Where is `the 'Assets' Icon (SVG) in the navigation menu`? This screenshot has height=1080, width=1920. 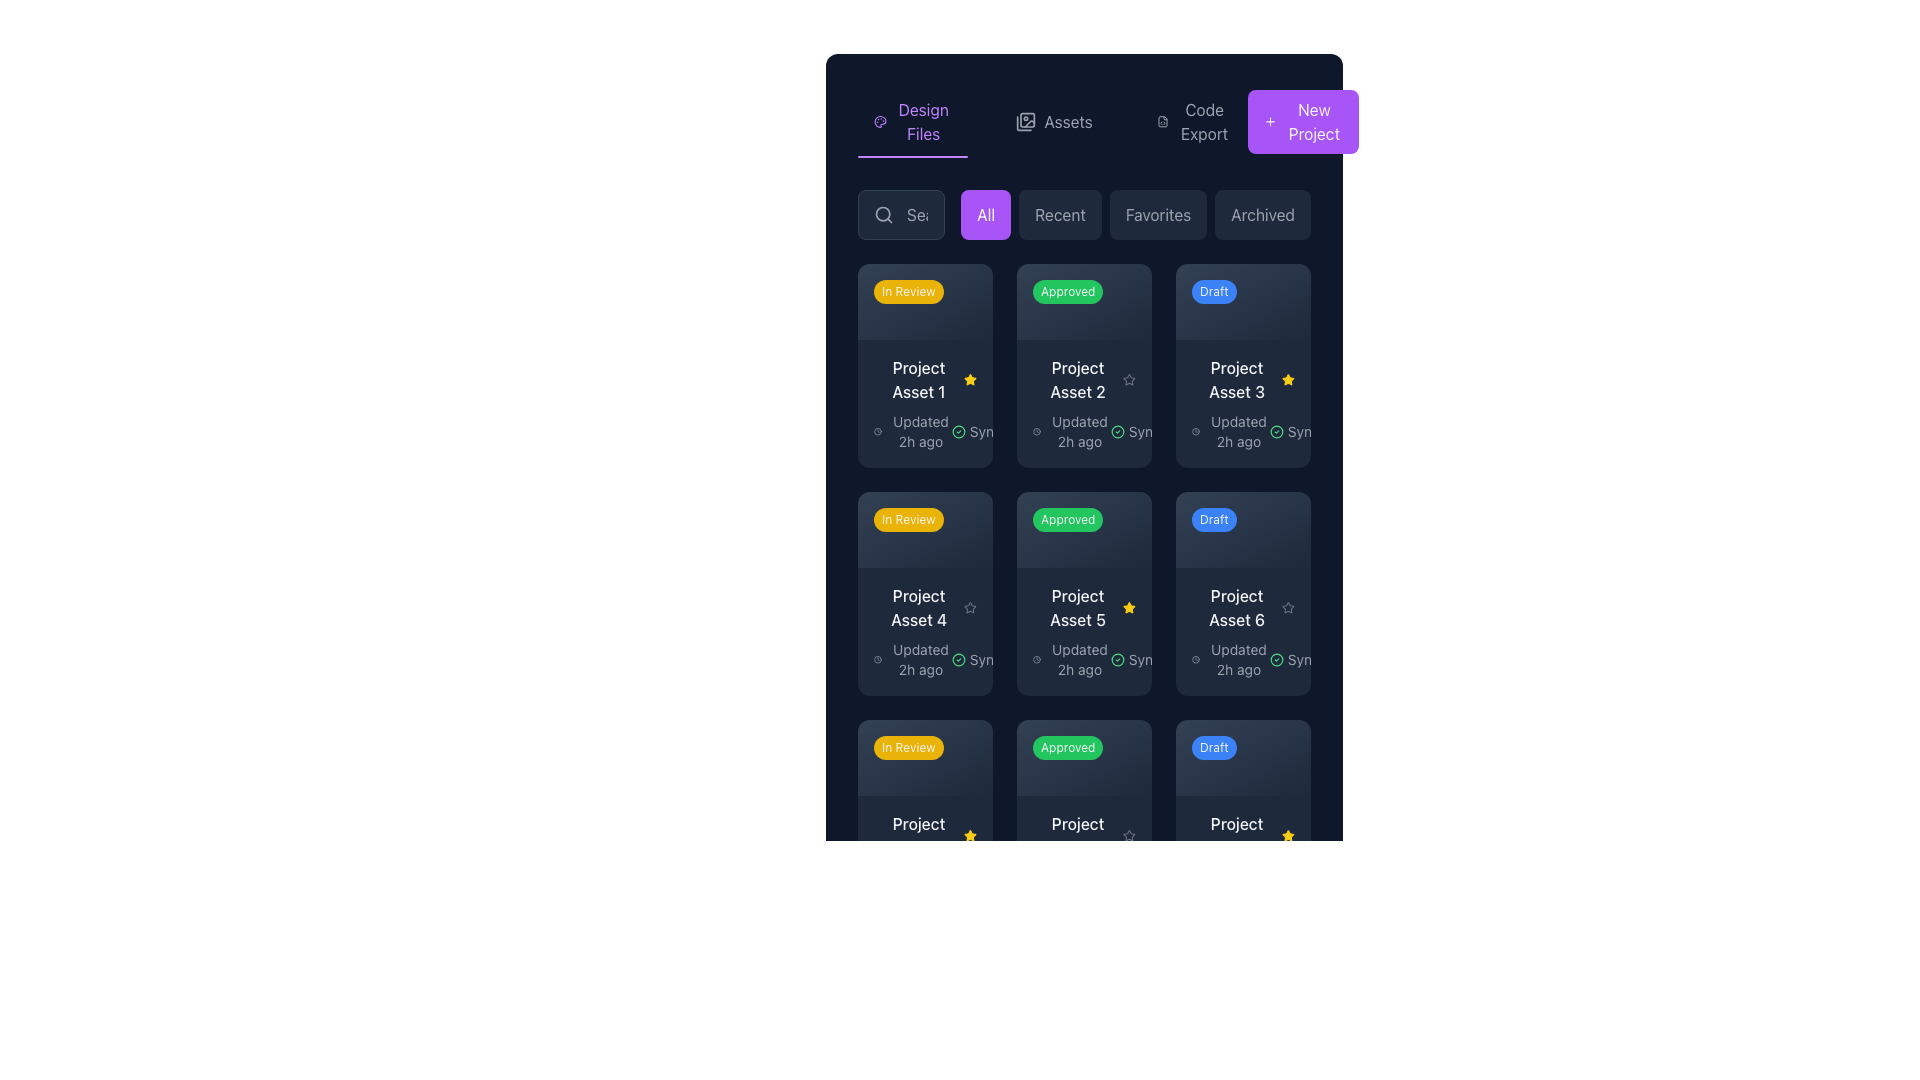 the 'Assets' Icon (SVG) in the navigation menu is located at coordinates (1026, 122).